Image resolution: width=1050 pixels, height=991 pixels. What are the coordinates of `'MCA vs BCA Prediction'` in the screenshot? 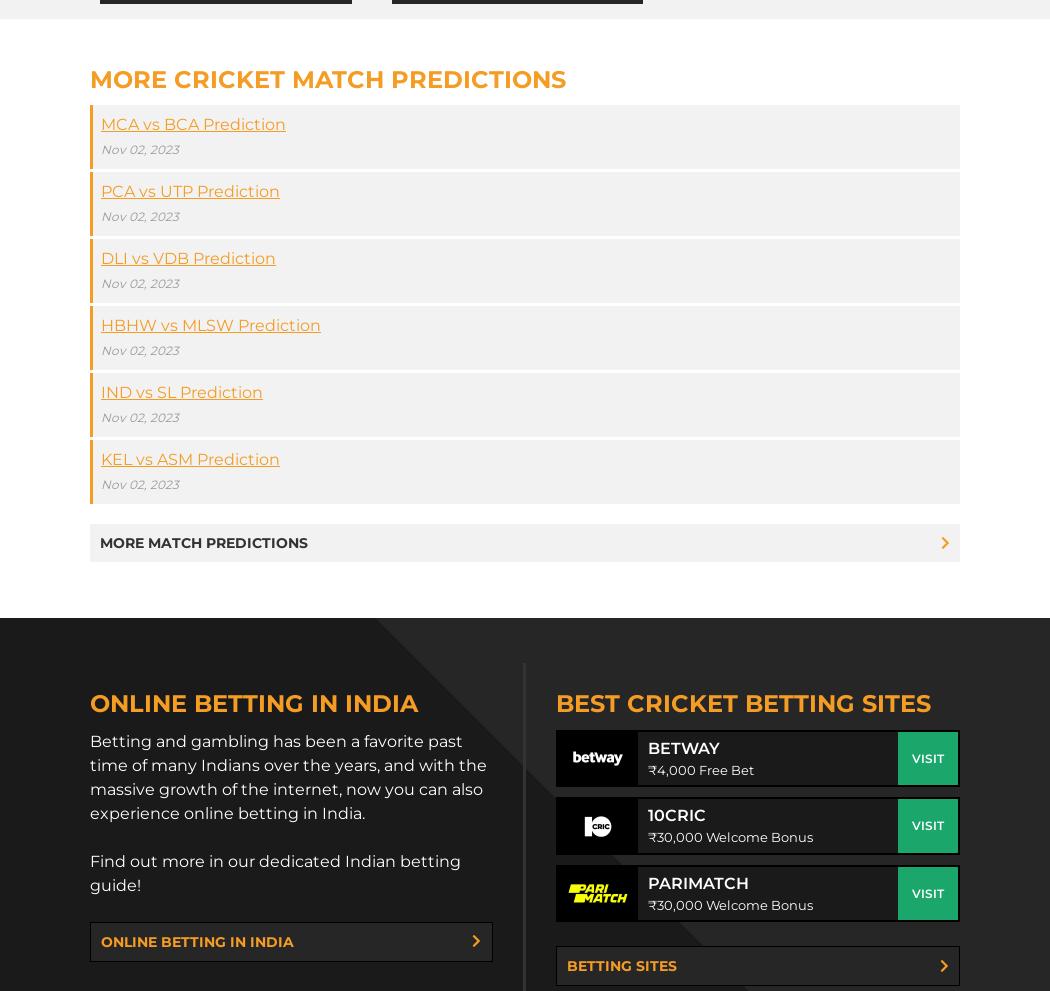 It's located at (192, 123).